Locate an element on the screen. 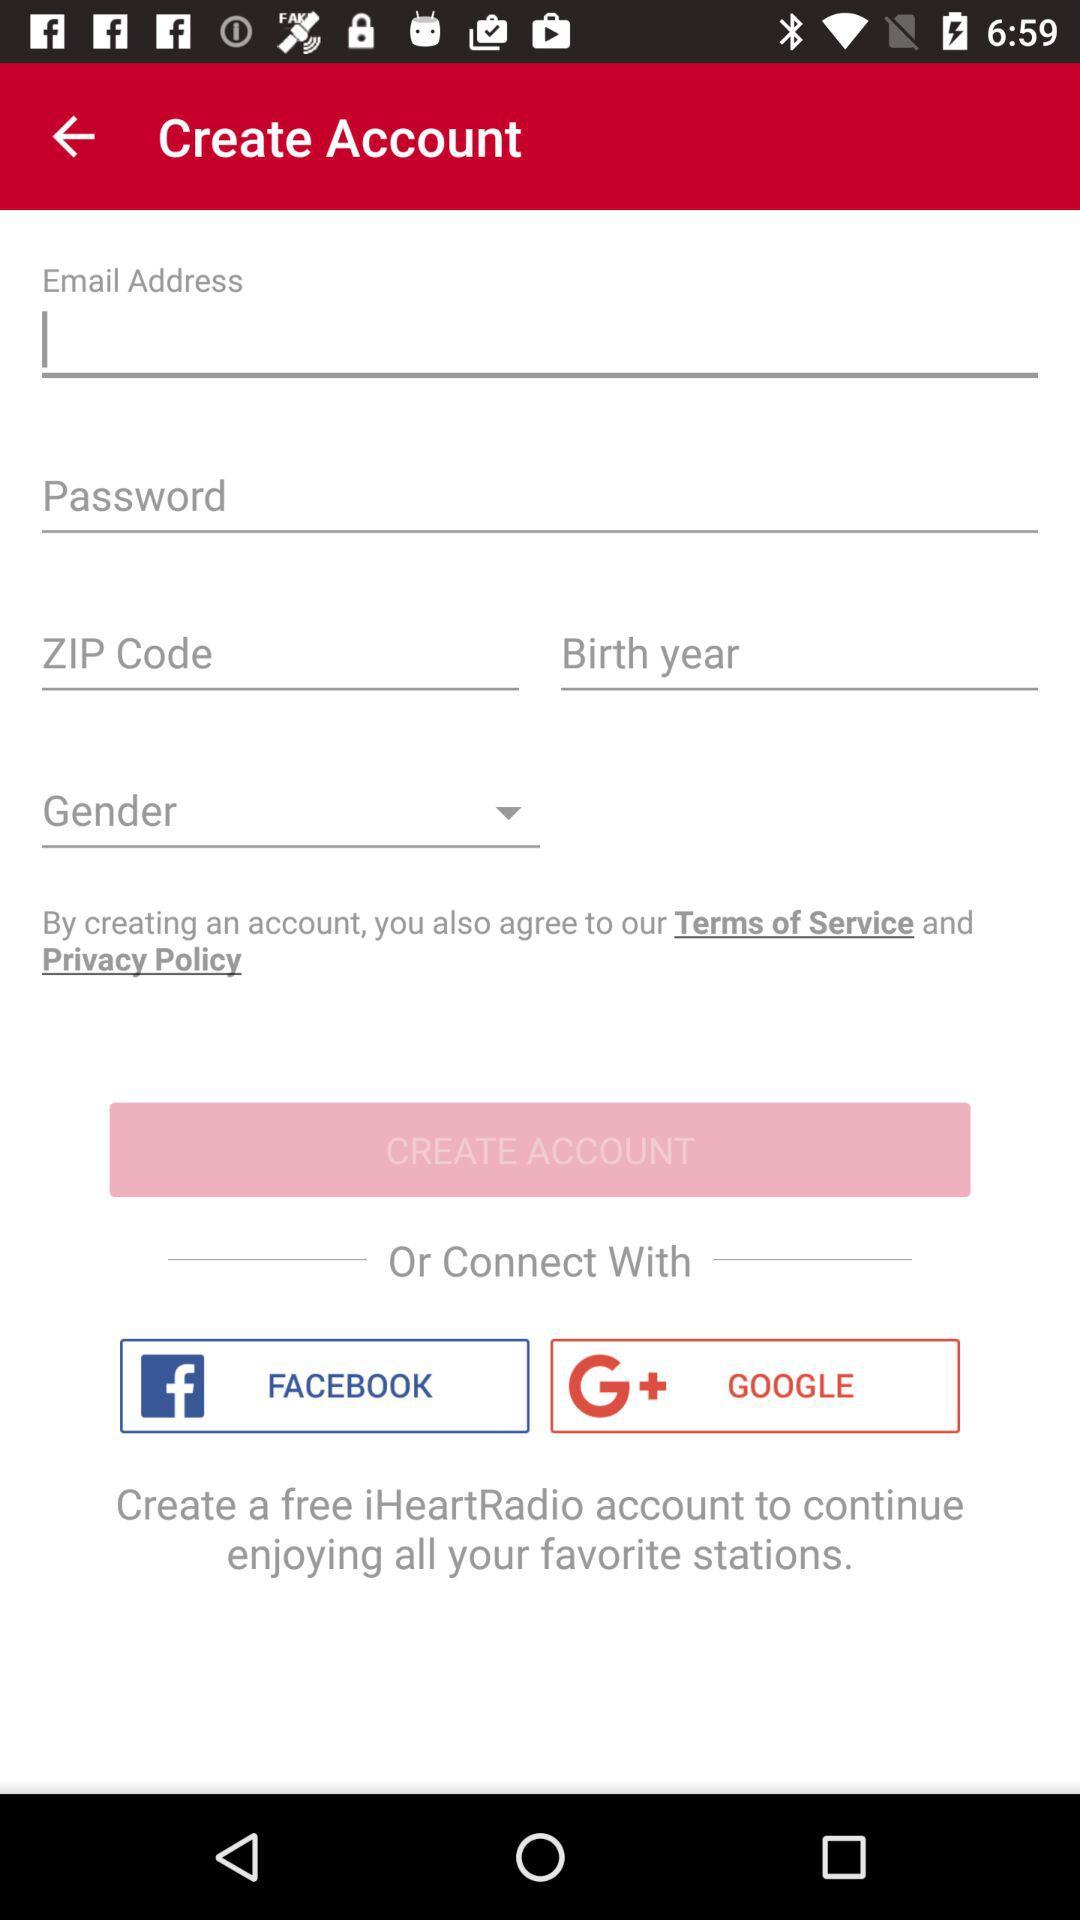 This screenshot has height=1920, width=1080. email is located at coordinates (540, 344).